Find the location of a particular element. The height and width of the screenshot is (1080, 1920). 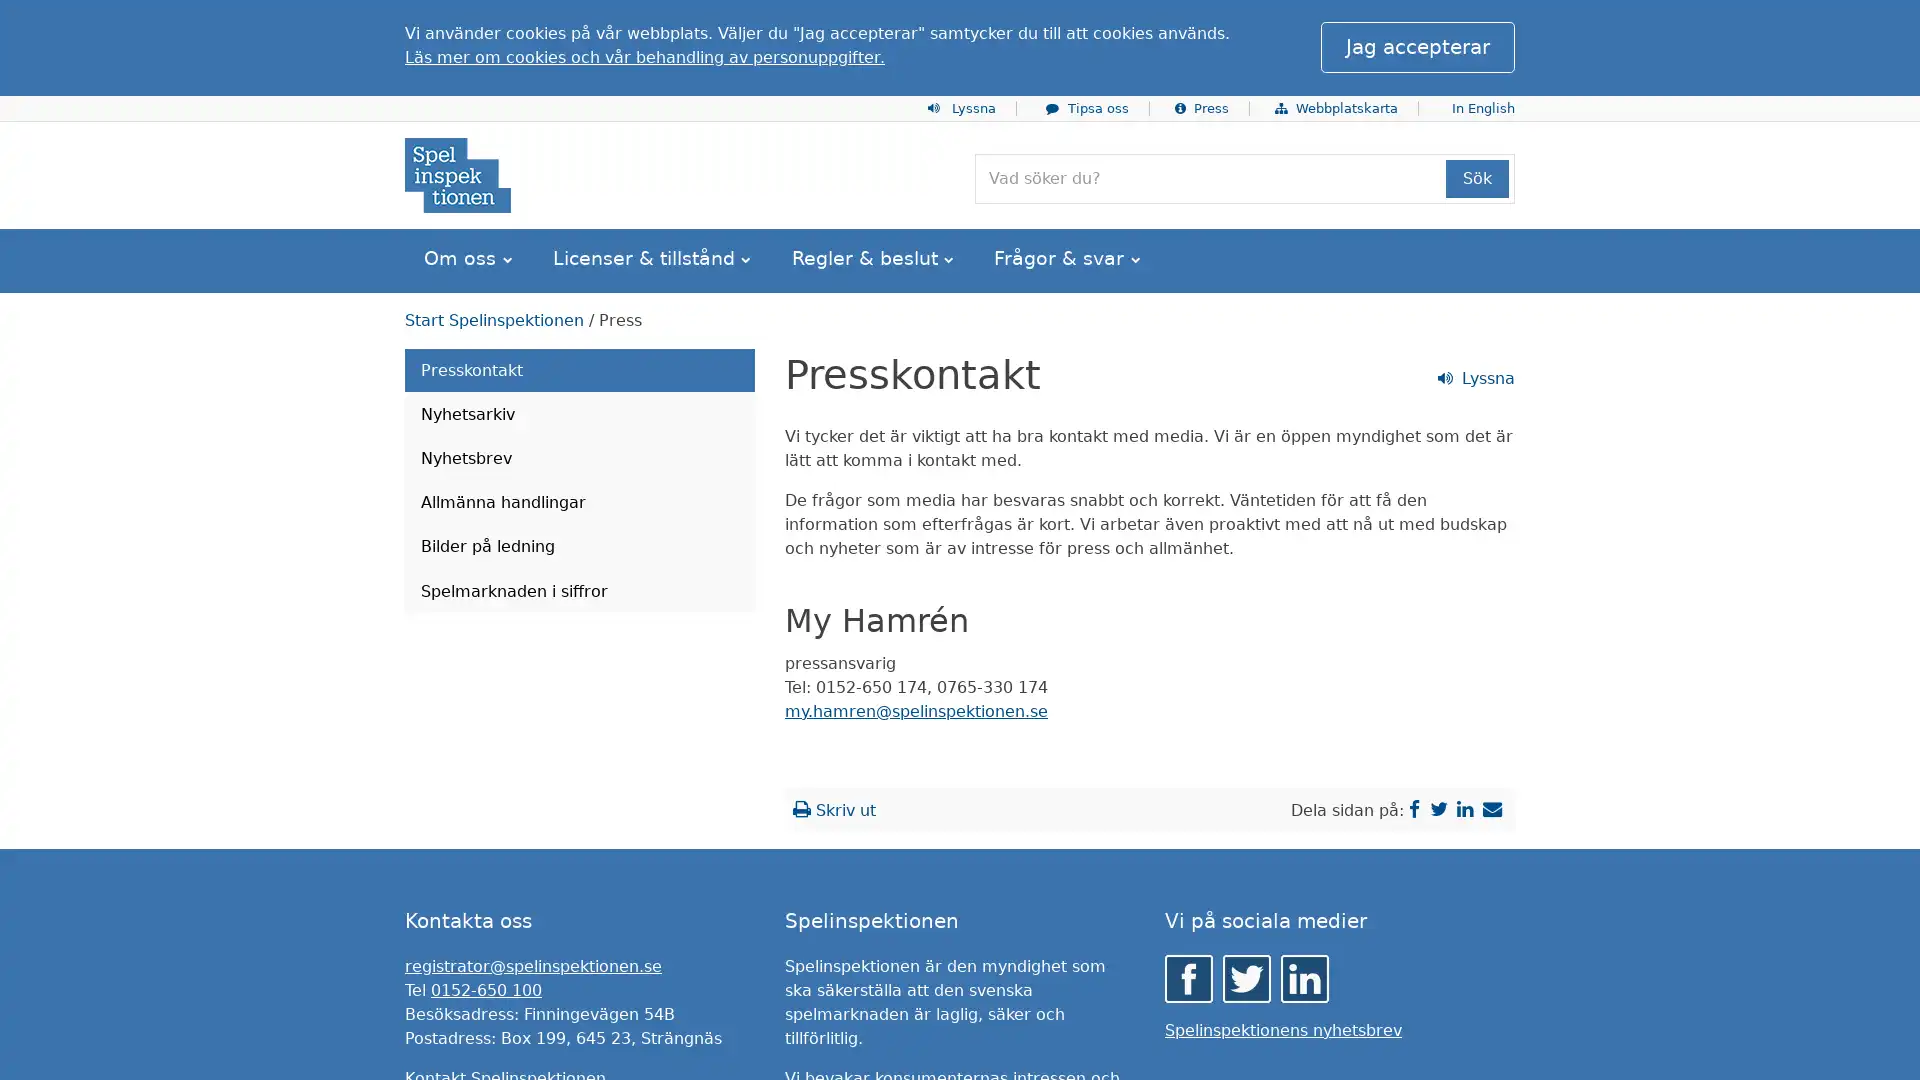

webReaders meny is located at coordinates (420, 24).